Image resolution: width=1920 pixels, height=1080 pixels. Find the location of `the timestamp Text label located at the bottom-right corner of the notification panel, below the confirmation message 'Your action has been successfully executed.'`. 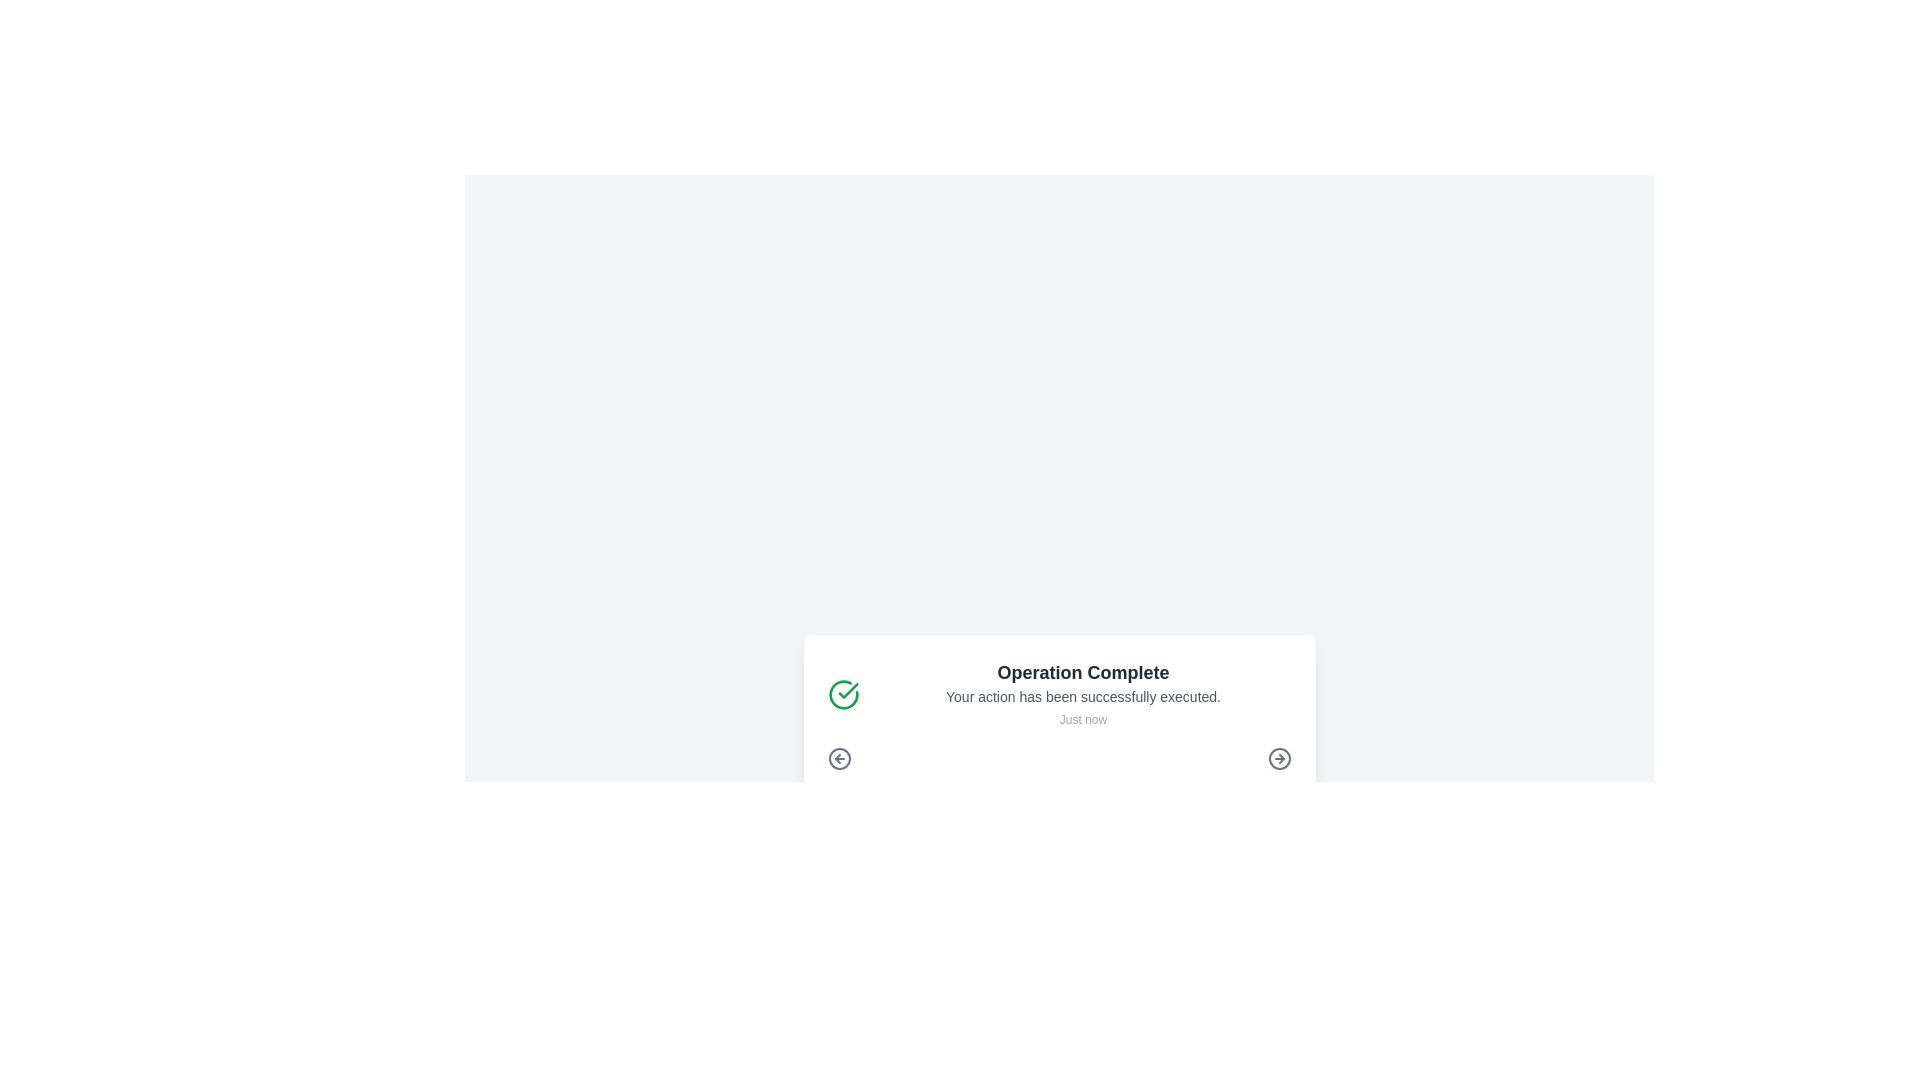

the timestamp Text label located at the bottom-right corner of the notification panel, below the confirmation message 'Your action has been successfully executed.' is located at coordinates (1082, 720).